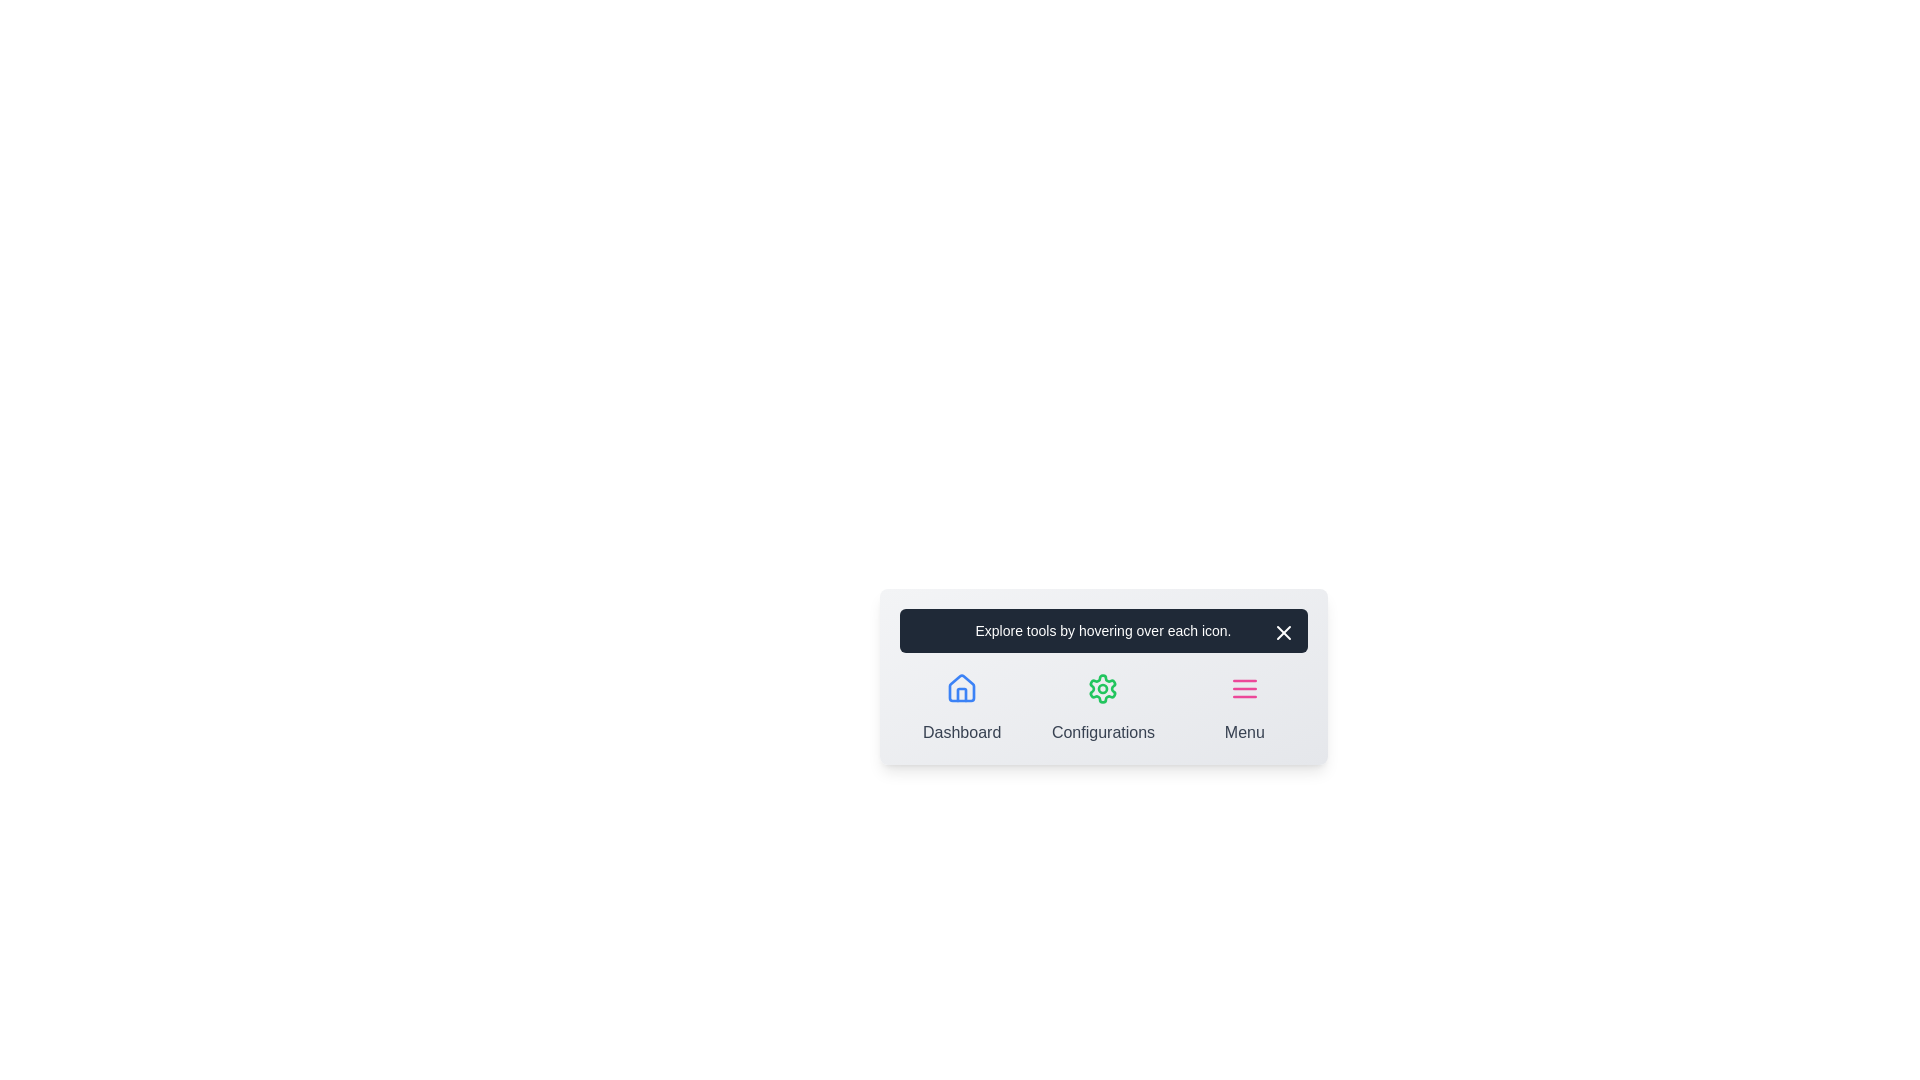 The height and width of the screenshot is (1080, 1920). I want to click on the 'Dashboard' icon, which is the first icon from the left in a row of icons, so click(962, 687).